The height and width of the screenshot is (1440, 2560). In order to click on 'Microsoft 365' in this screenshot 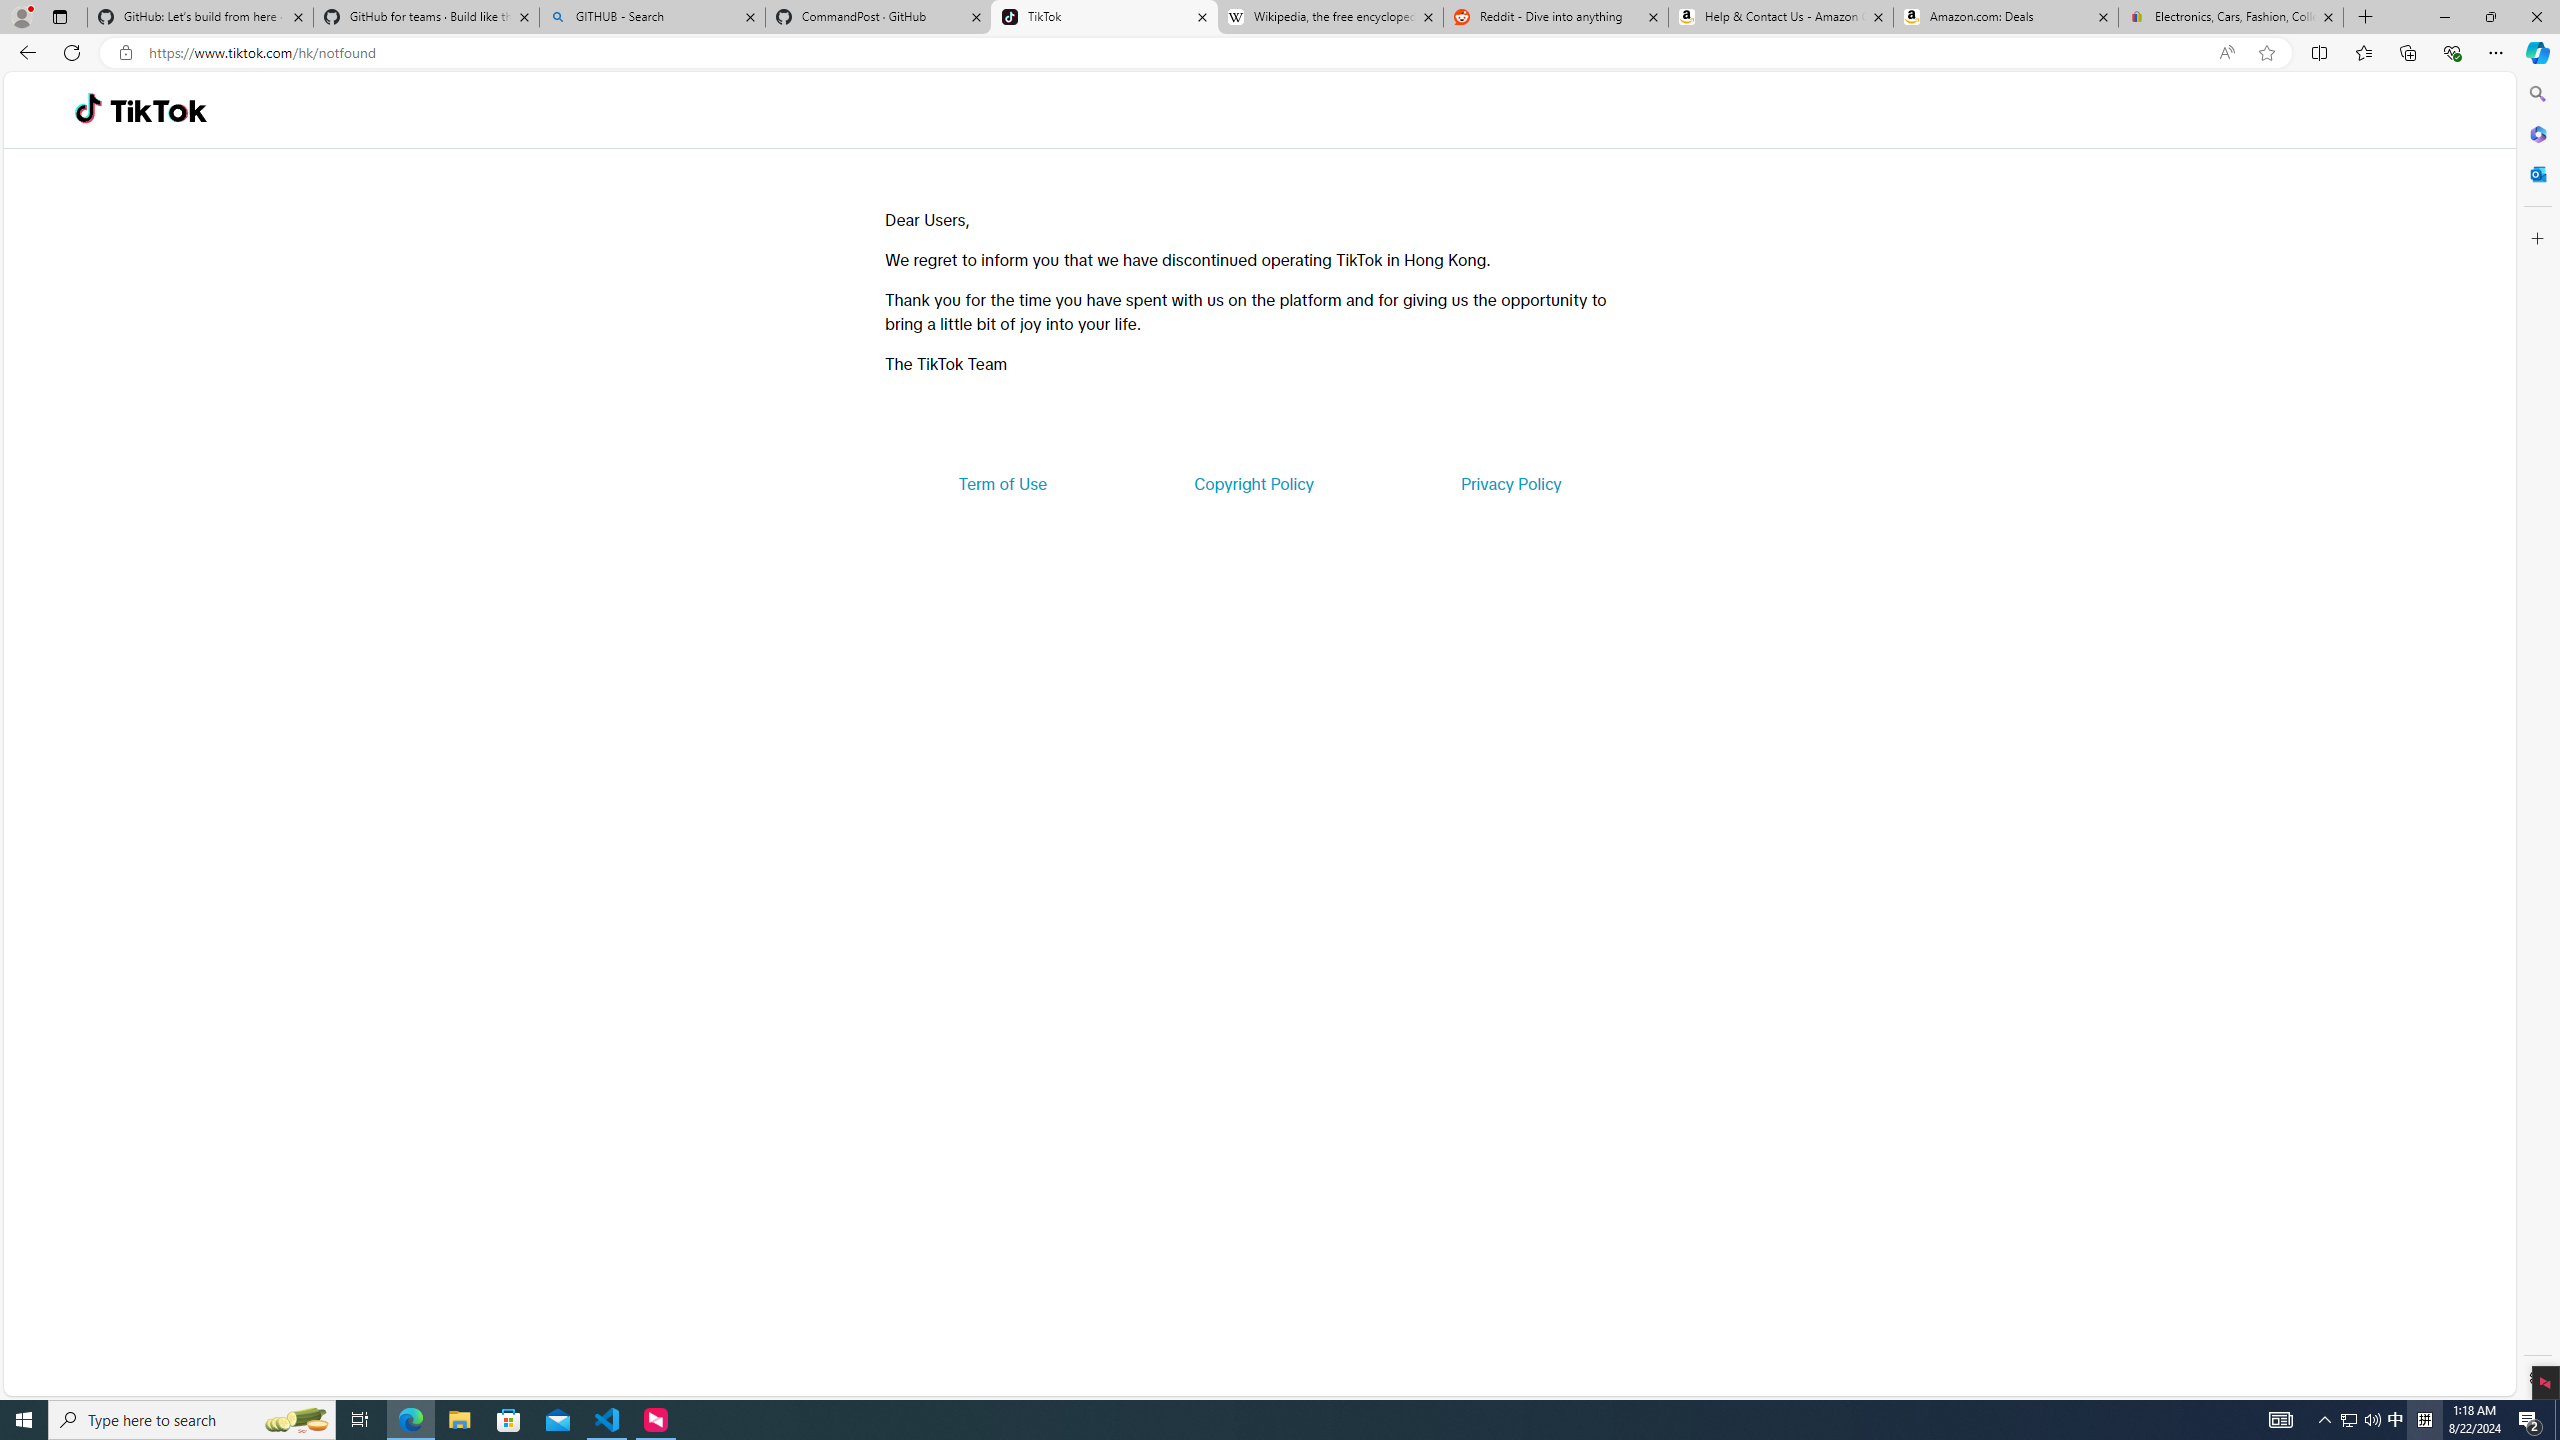, I will do `click(2535, 134)`.